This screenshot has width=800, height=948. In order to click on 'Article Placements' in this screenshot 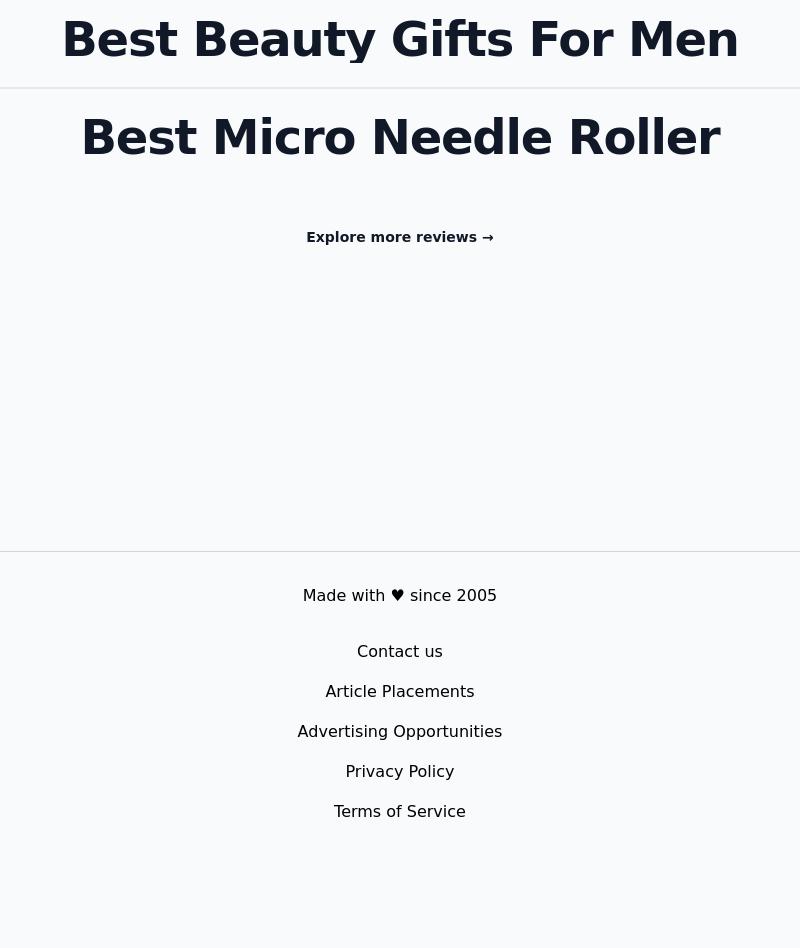, I will do `click(398, 689)`.